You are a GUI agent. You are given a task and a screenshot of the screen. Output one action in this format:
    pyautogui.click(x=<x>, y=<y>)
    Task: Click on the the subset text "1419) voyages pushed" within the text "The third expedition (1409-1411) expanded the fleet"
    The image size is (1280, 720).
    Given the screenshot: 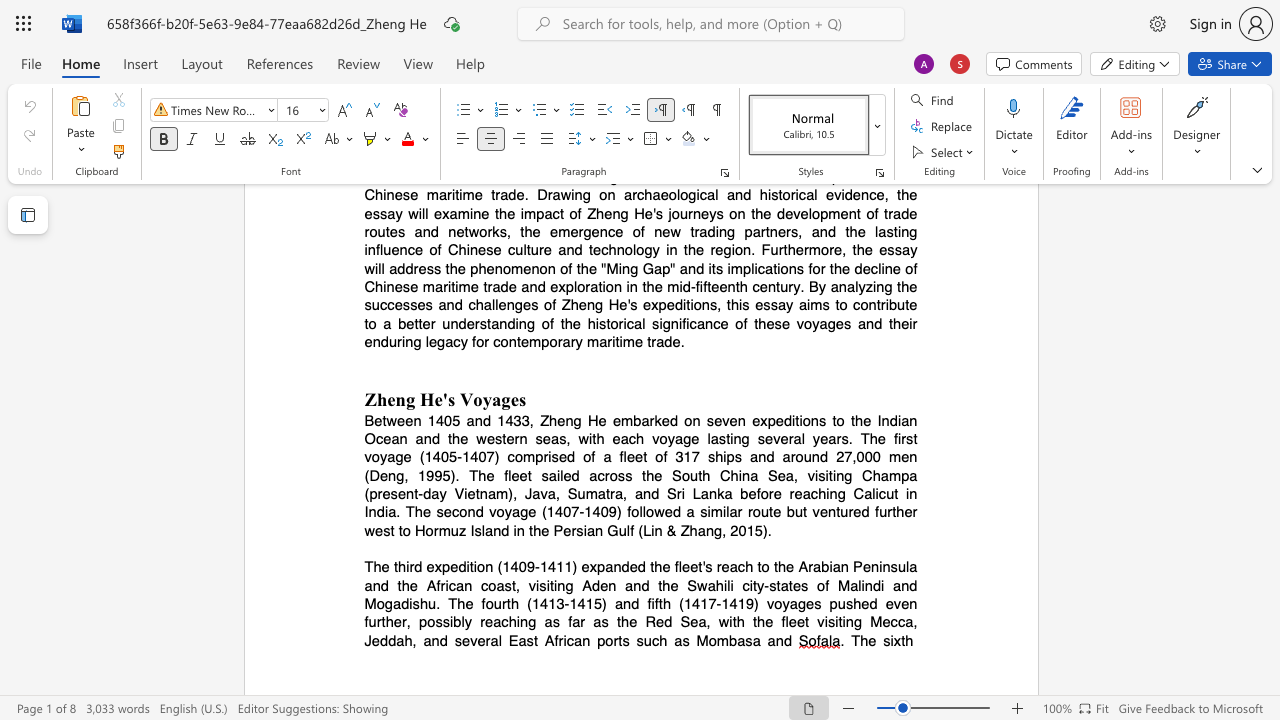 What is the action you would take?
    pyautogui.click(x=720, y=603)
    